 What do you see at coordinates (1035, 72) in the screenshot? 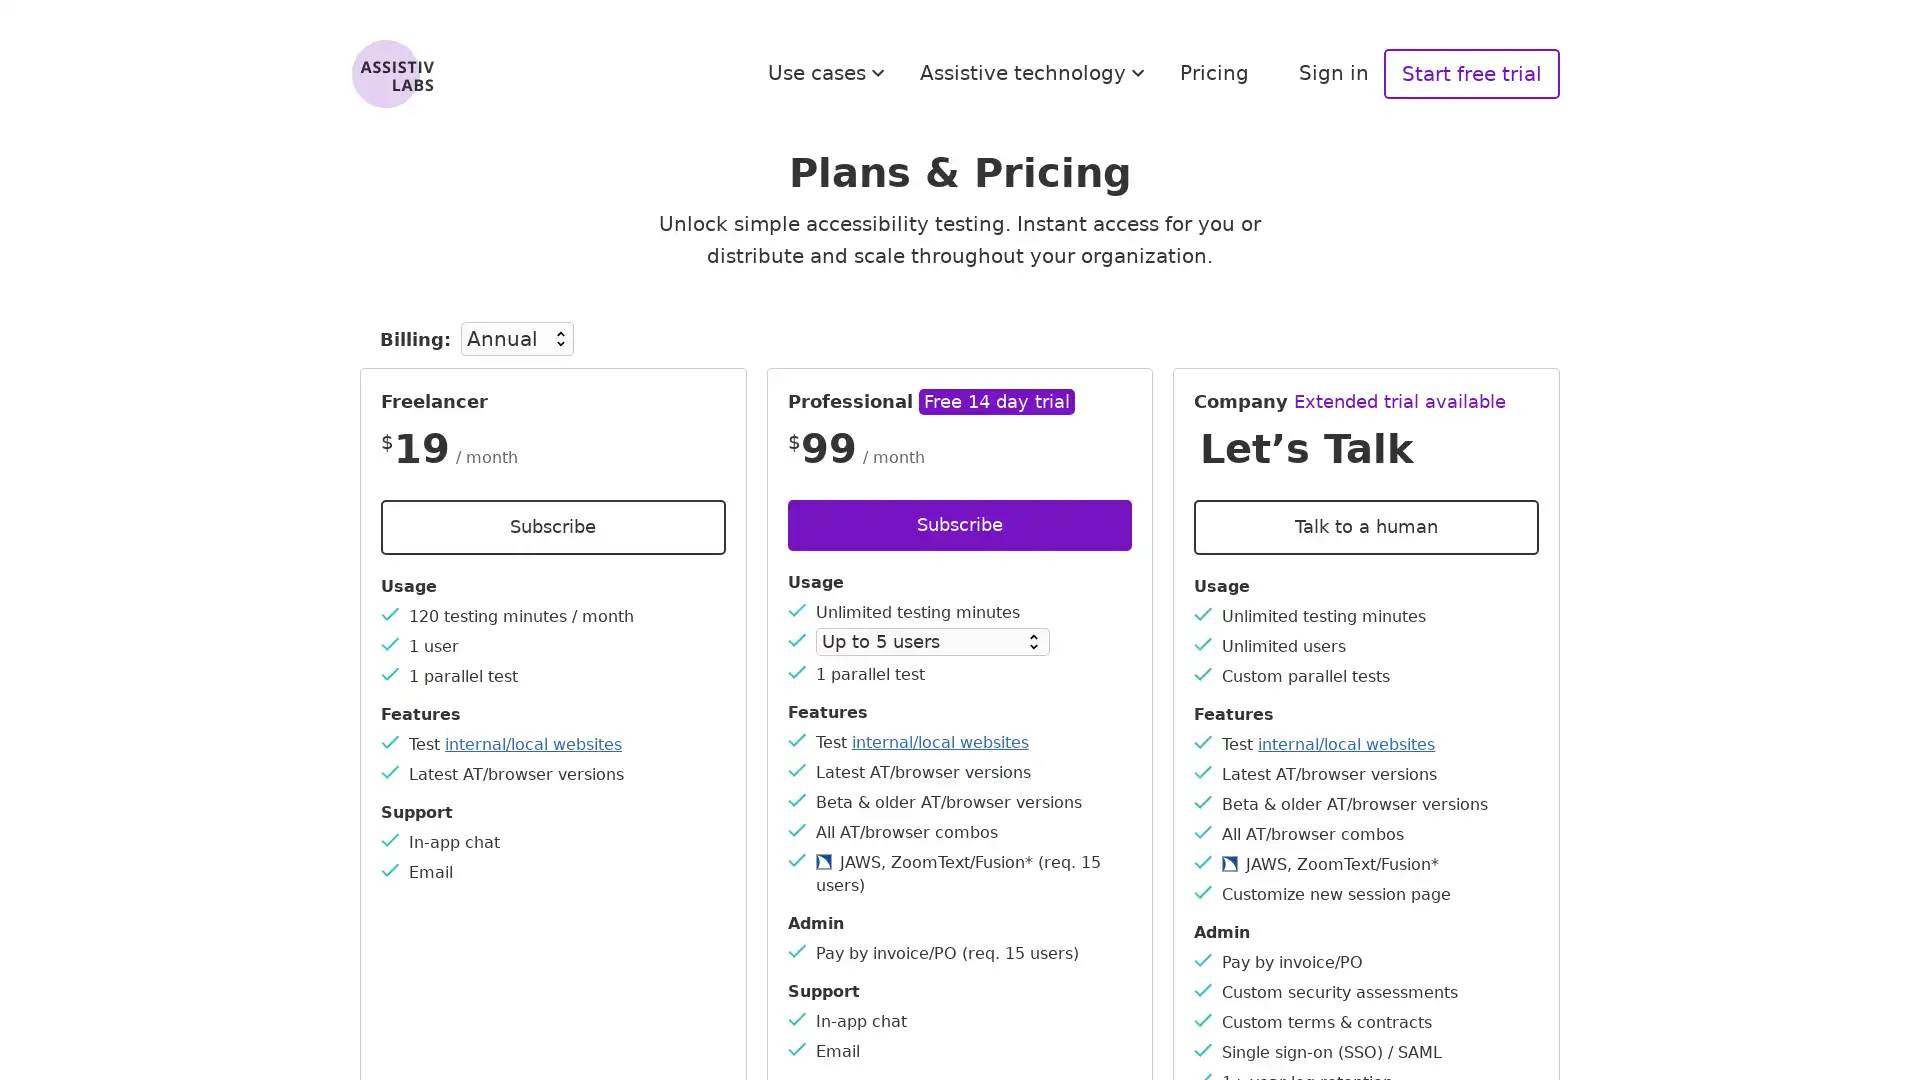
I see `Assistive technology` at bounding box center [1035, 72].